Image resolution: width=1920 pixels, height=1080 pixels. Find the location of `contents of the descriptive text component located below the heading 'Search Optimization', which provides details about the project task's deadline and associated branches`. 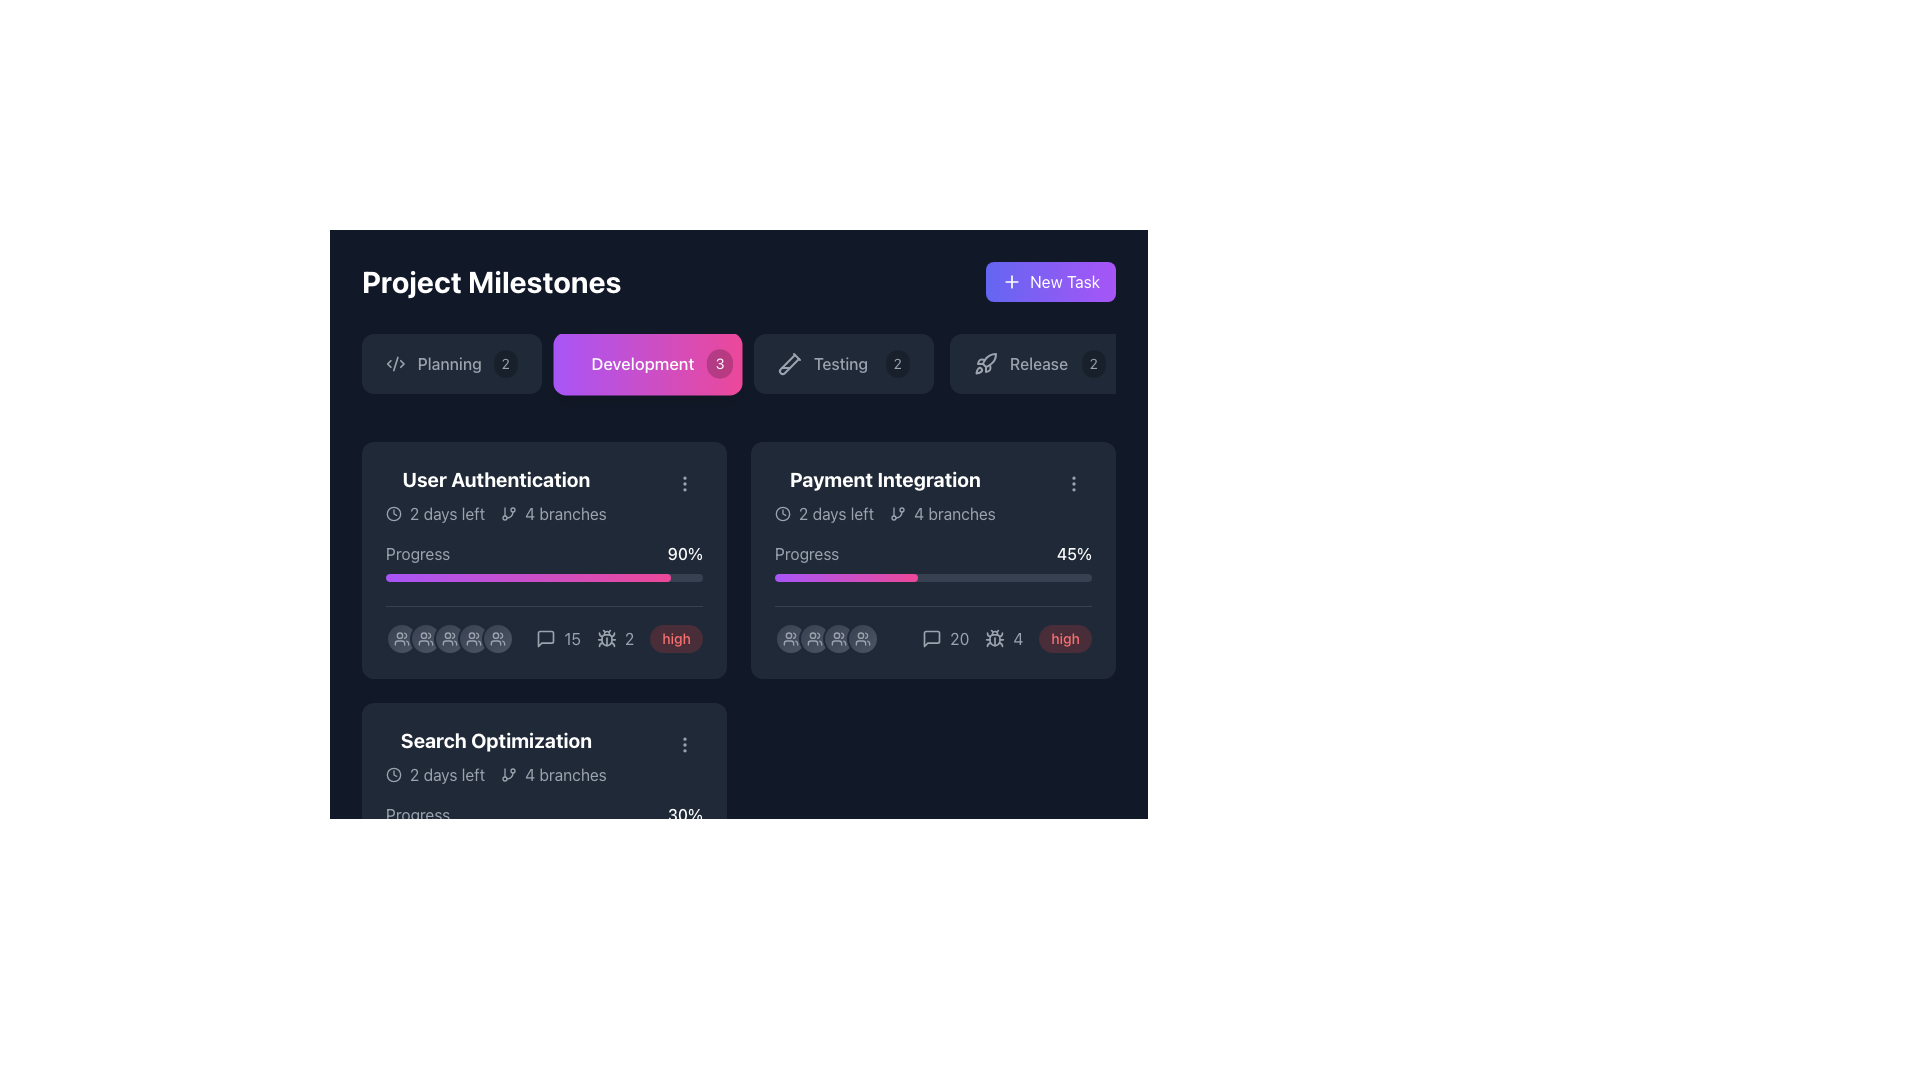

contents of the descriptive text component located below the heading 'Search Optimization', which provides details about the project task's deadline and associated branches is located at coordinates (496, 774).